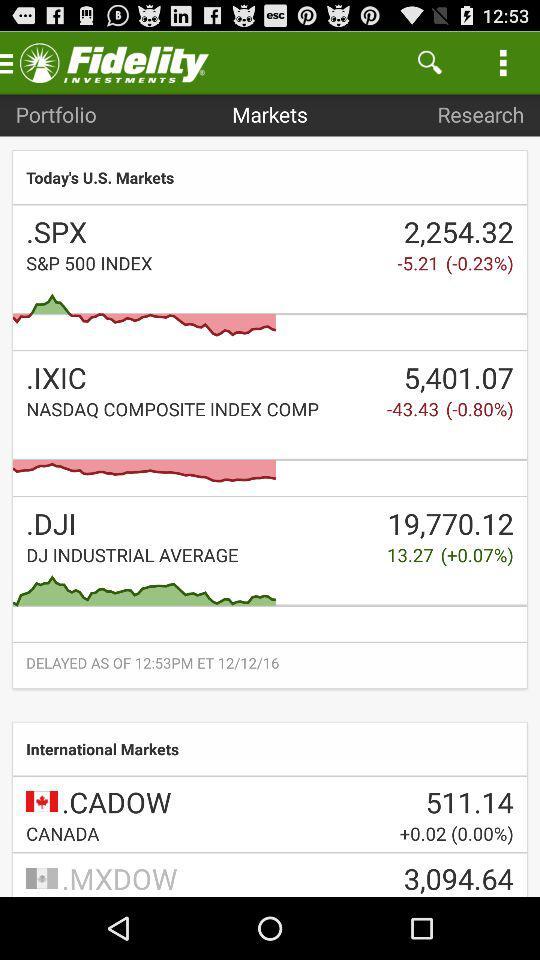 Image resolution: width=540 pixels, height=960 pixels. What do you see at coordinates (502, 62) in the screenshot?
I see `the icon above research app` at bounding box center [502, 62].